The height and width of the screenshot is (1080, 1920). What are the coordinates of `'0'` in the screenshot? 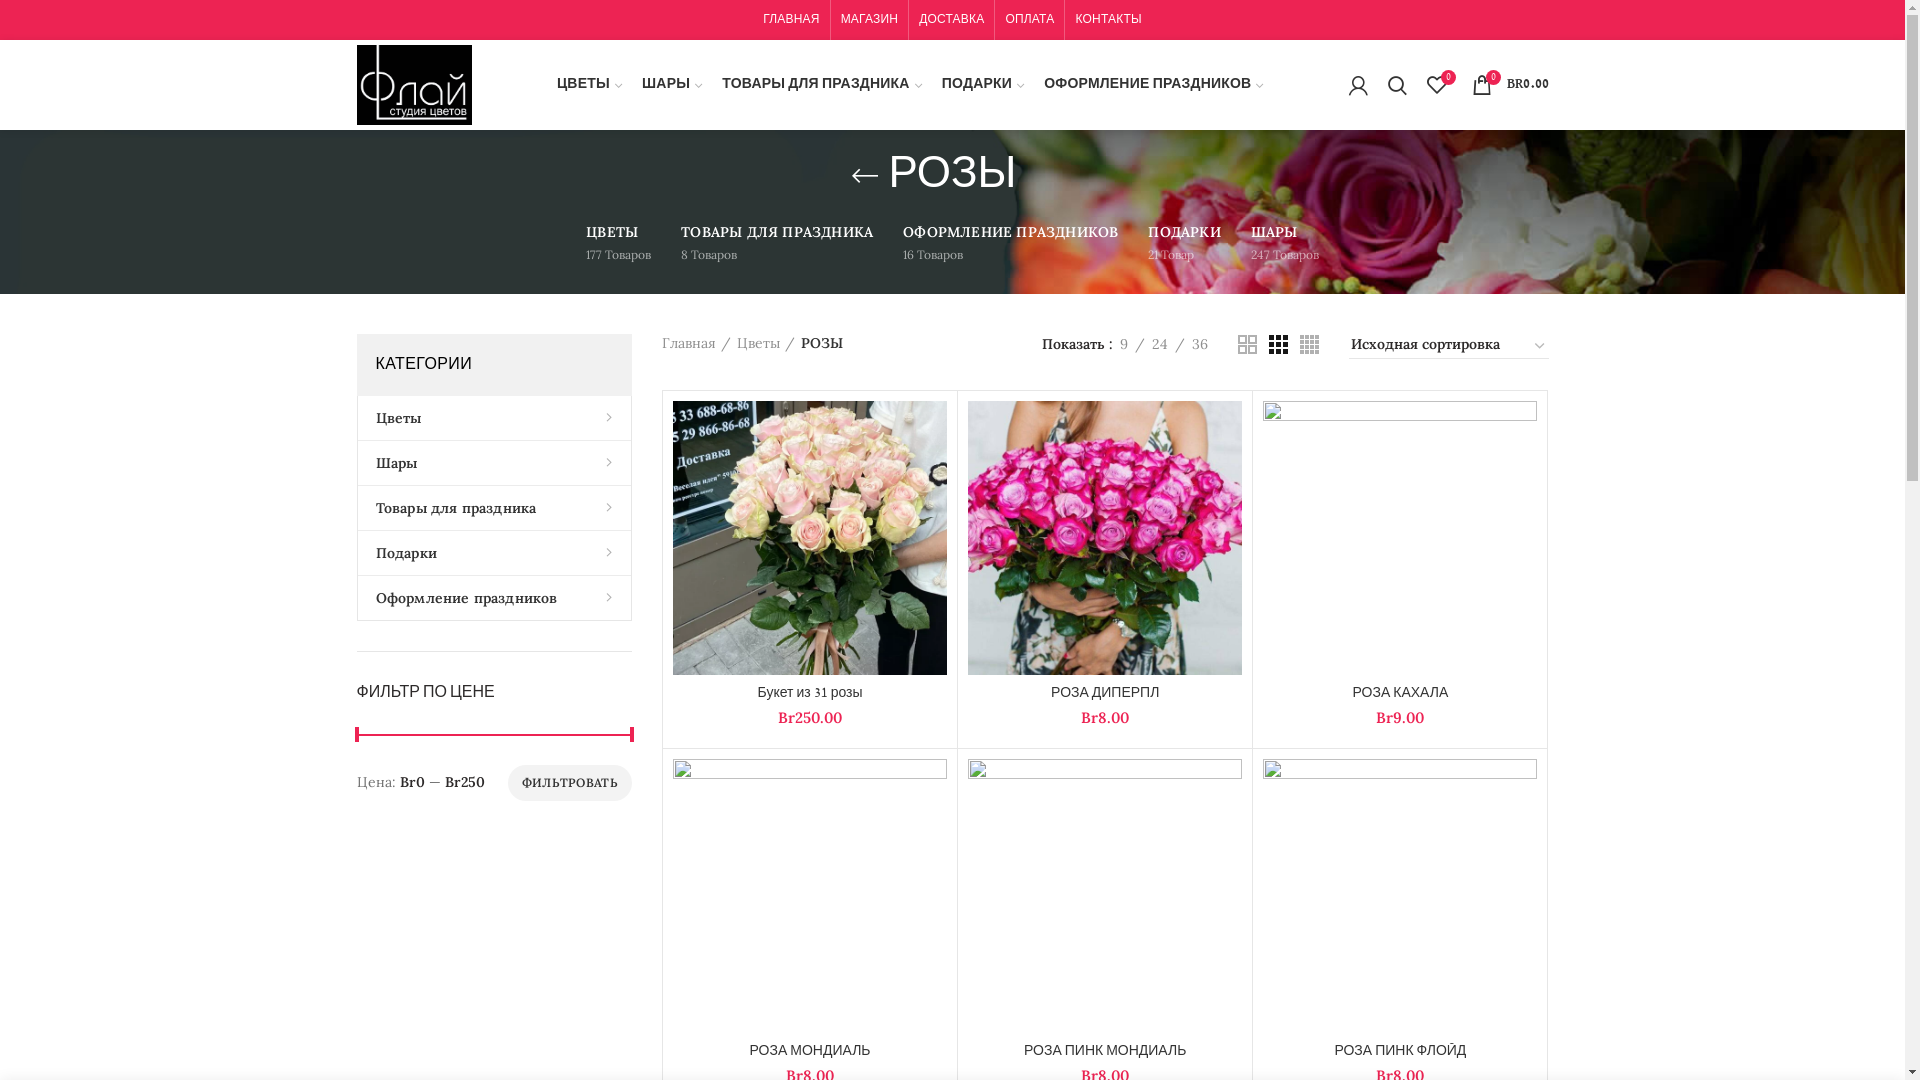 It's located at (1434, 83).